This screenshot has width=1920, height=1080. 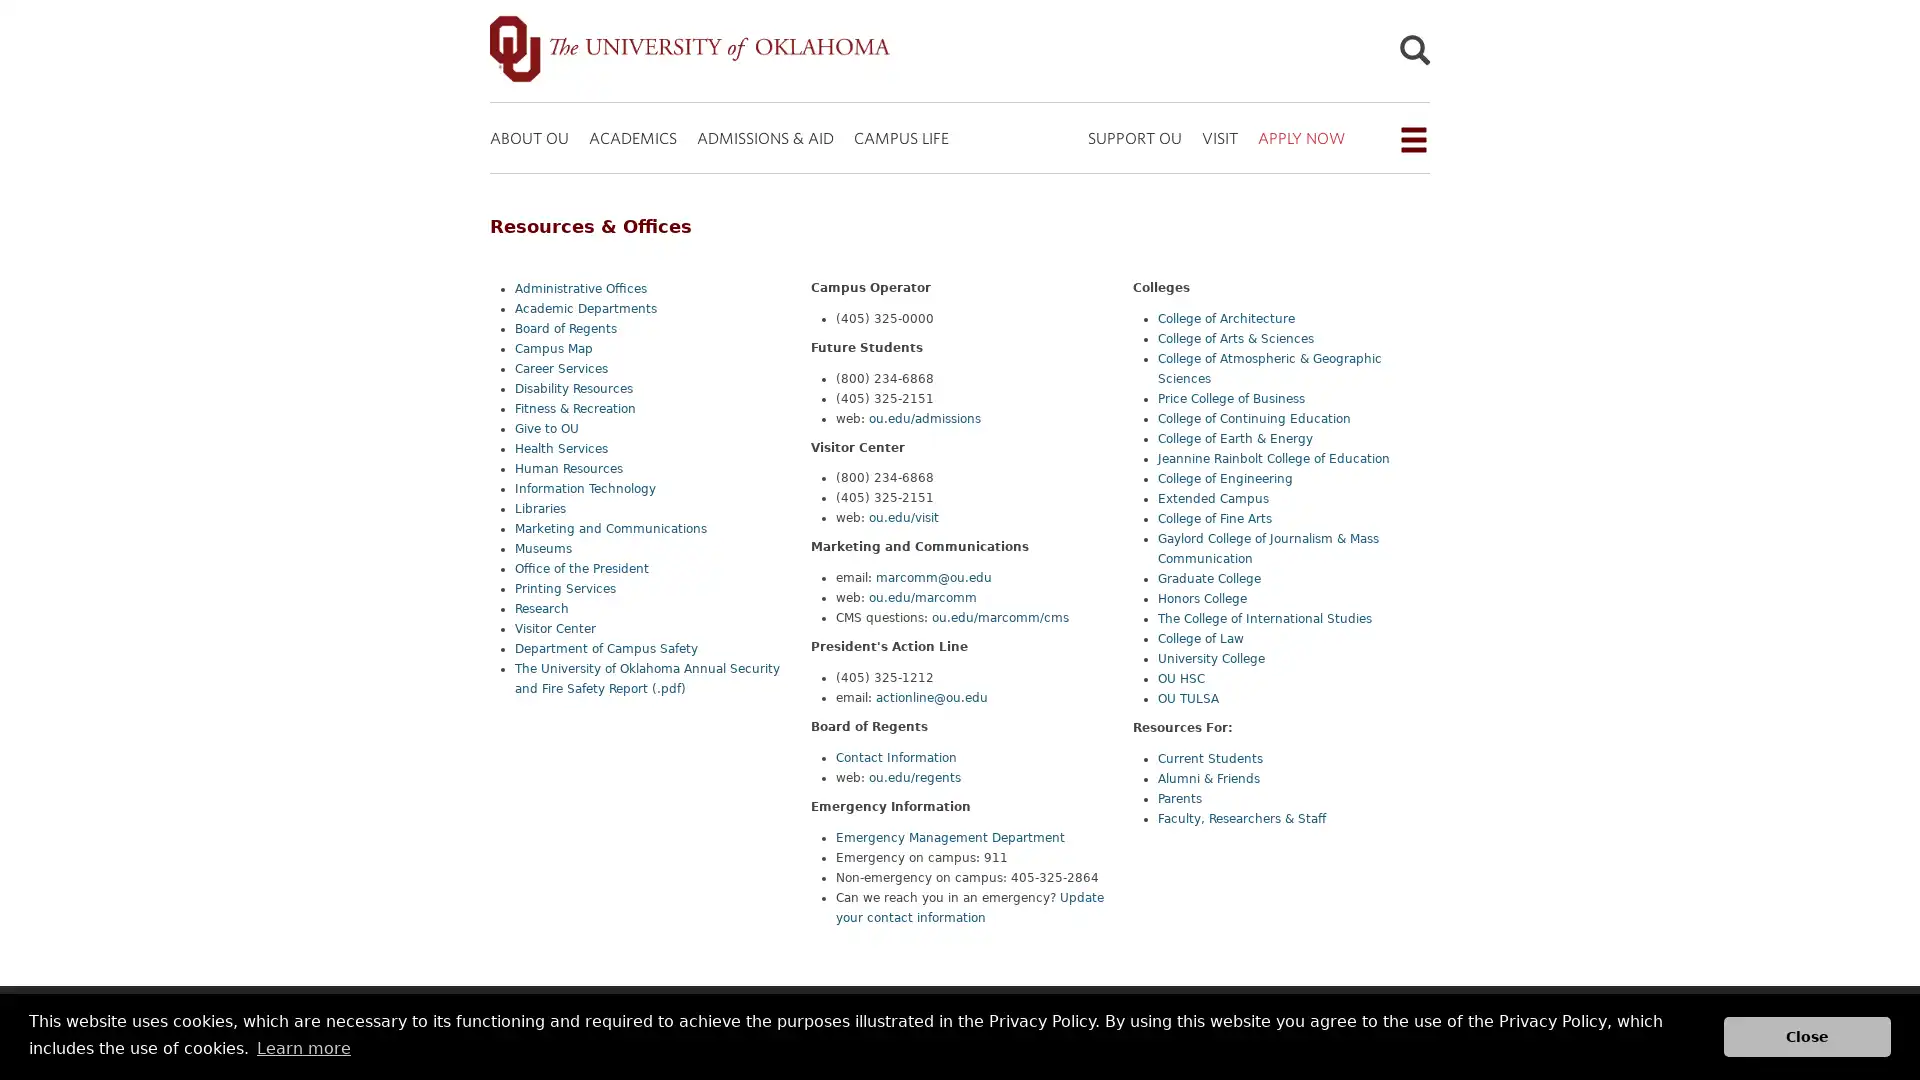 I want to click on Open the navigation menu for additional navigation options, so click(x=1411, y=138).